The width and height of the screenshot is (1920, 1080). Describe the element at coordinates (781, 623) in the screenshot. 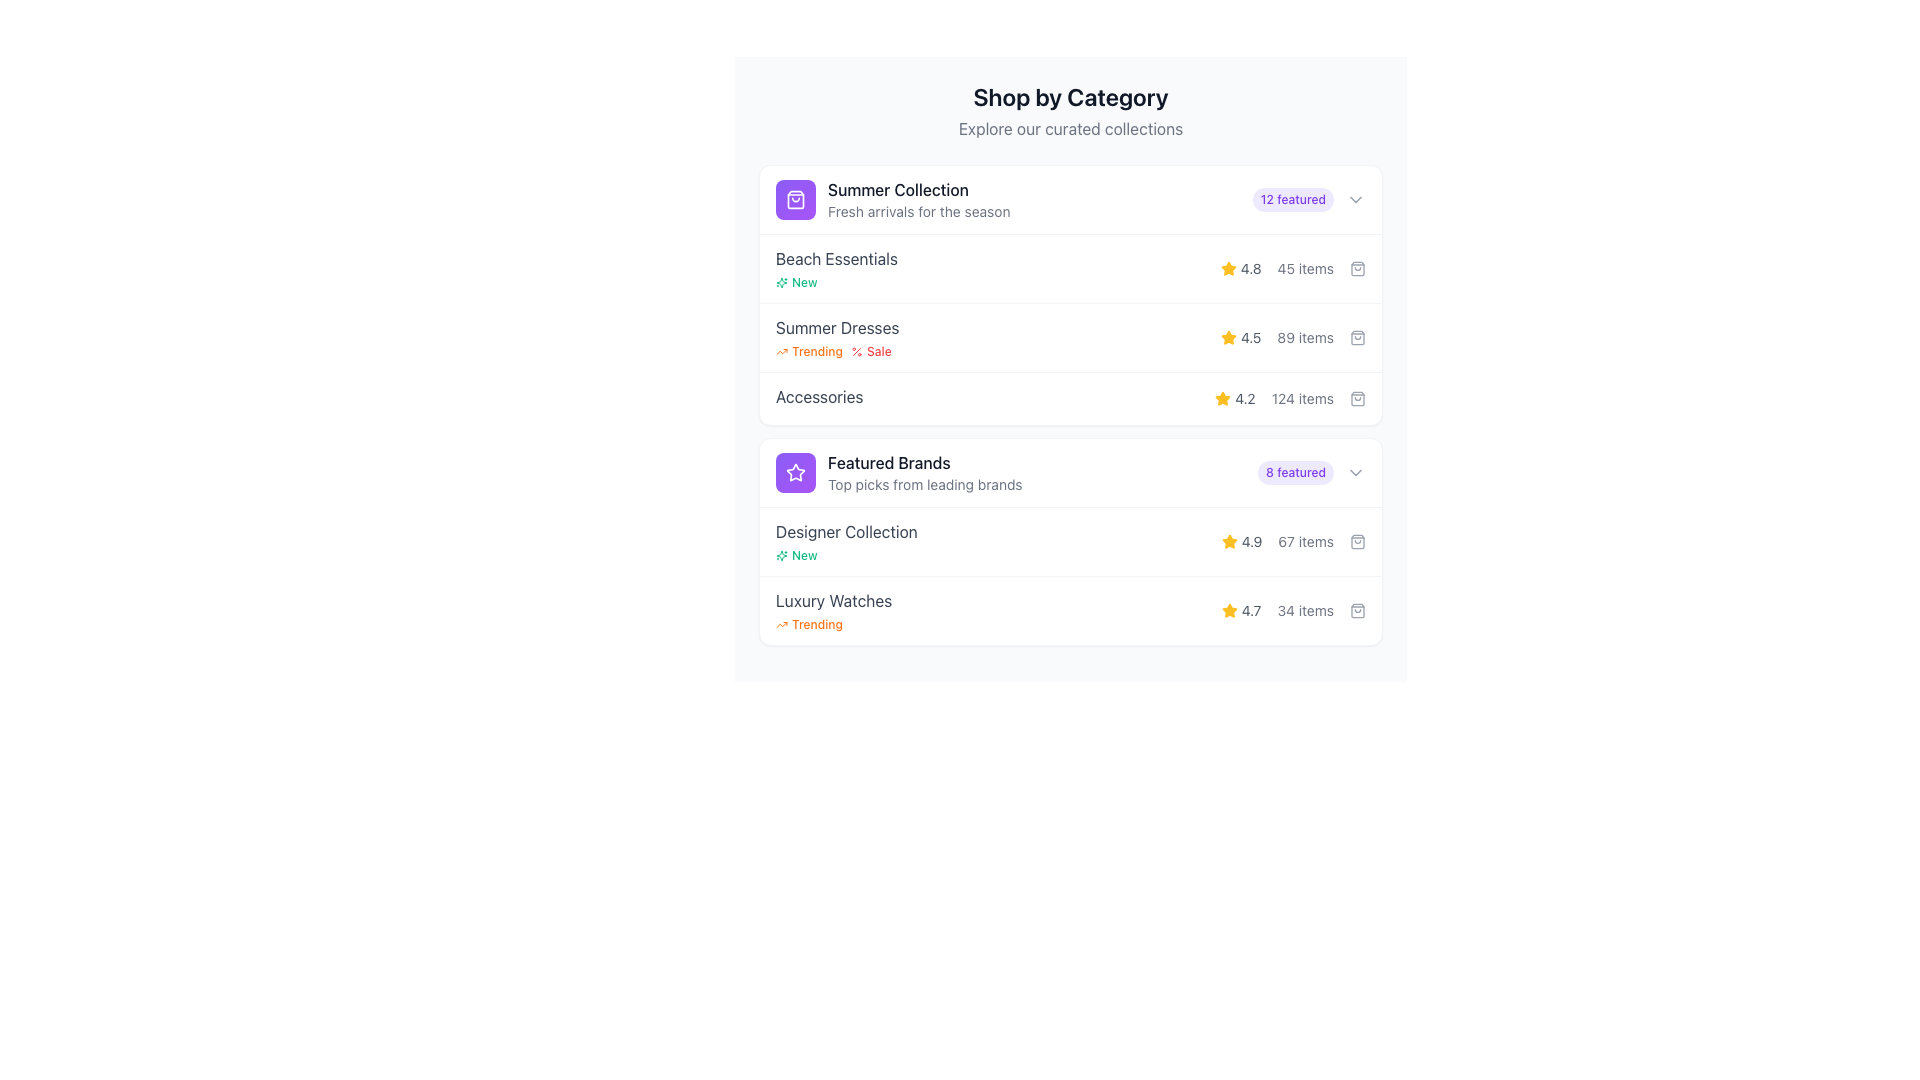

I see `the 'trending' status icon located to the left of the 'Trending' label, which is styled with an orange theme` at that location.